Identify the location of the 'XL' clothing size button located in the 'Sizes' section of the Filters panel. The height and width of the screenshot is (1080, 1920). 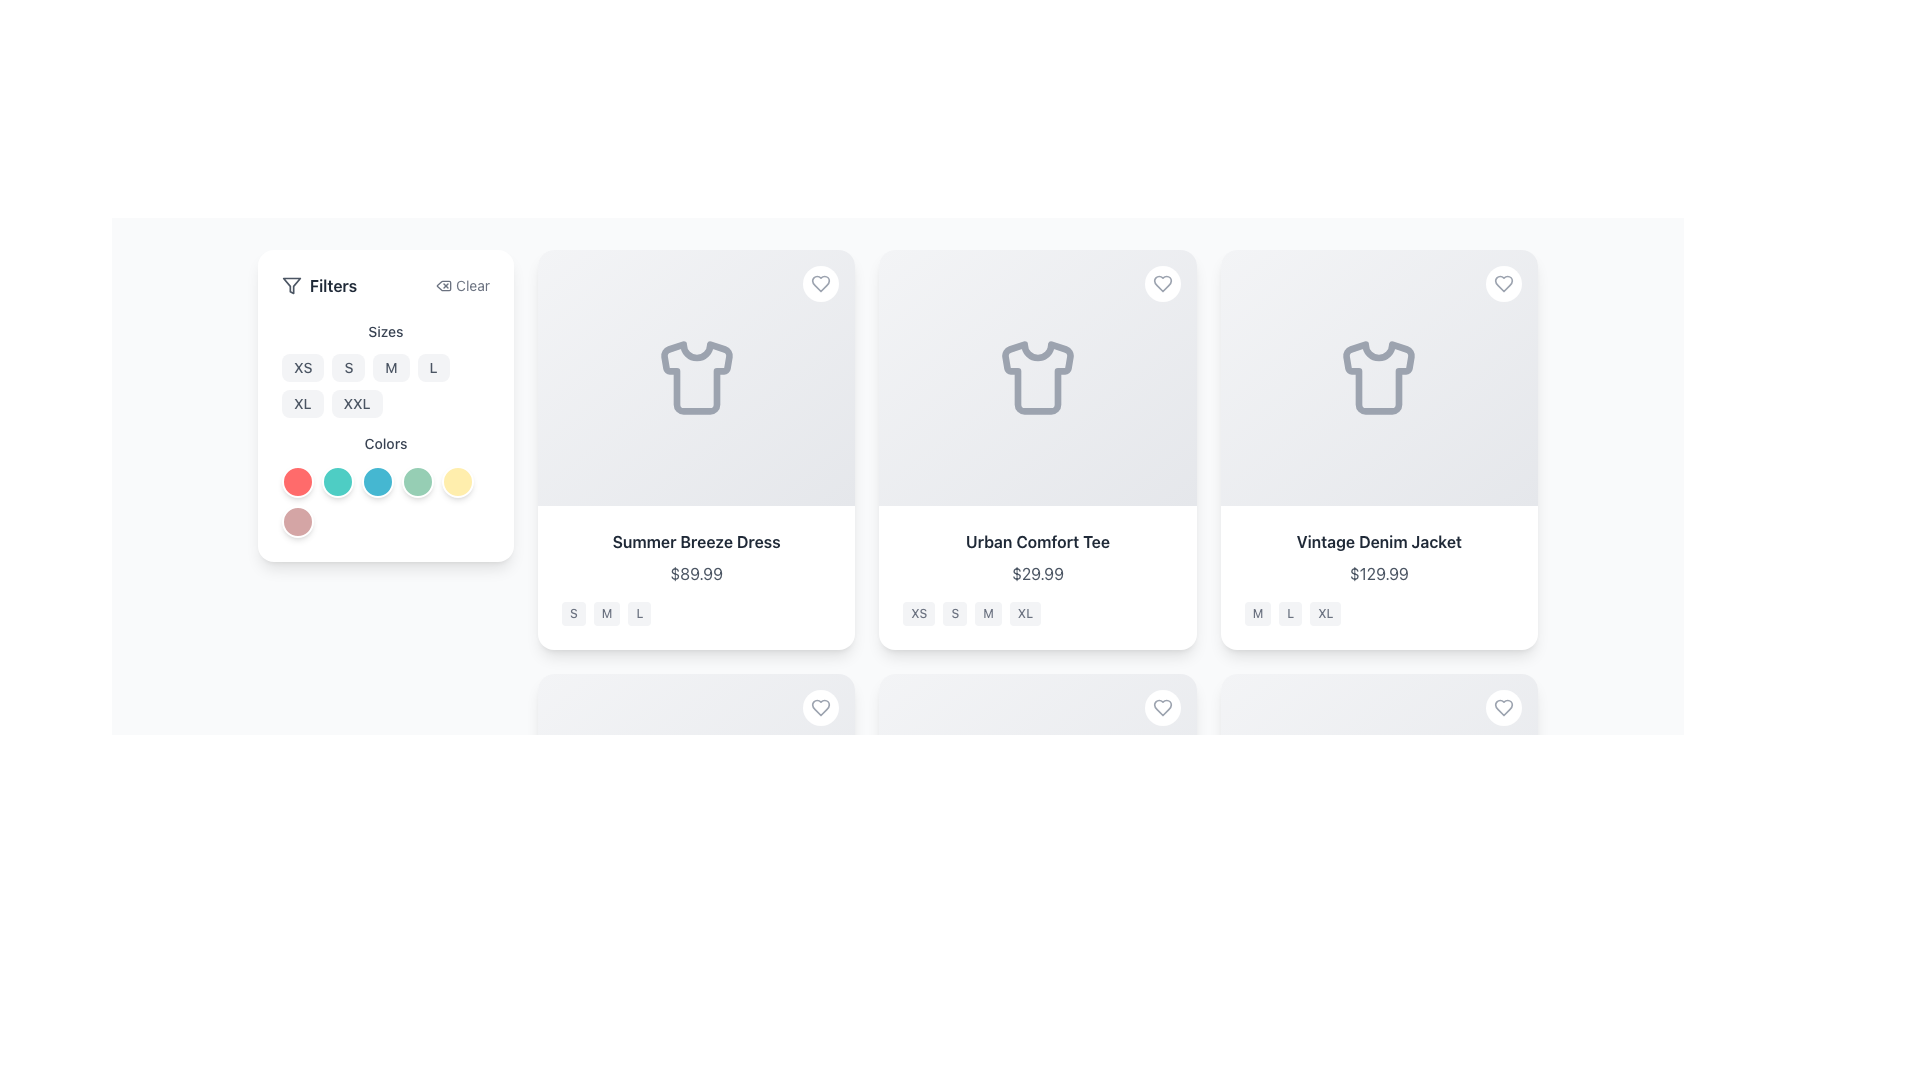
(301, 404).